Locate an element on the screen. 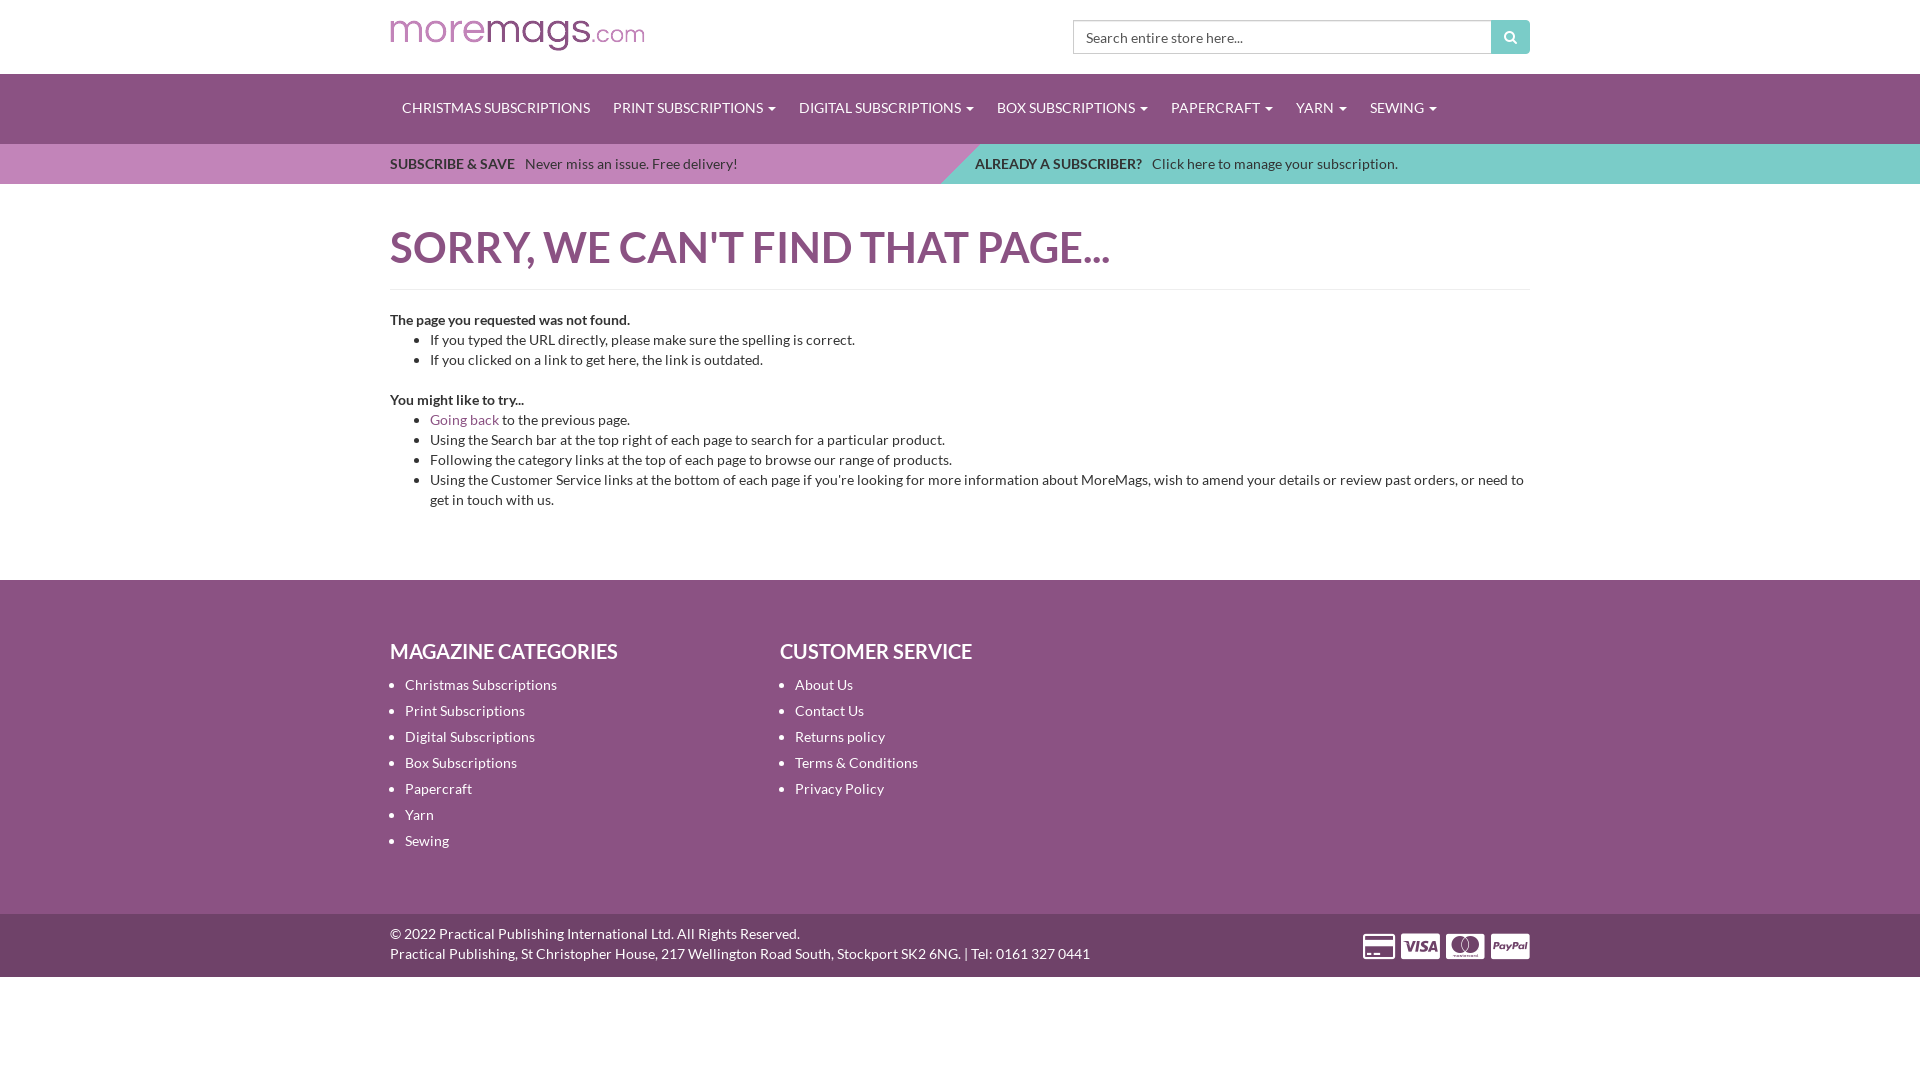 This screenshot has width=1920, height=1080. 'PAPERCRAFT' is located at coordinates (1220, 108).